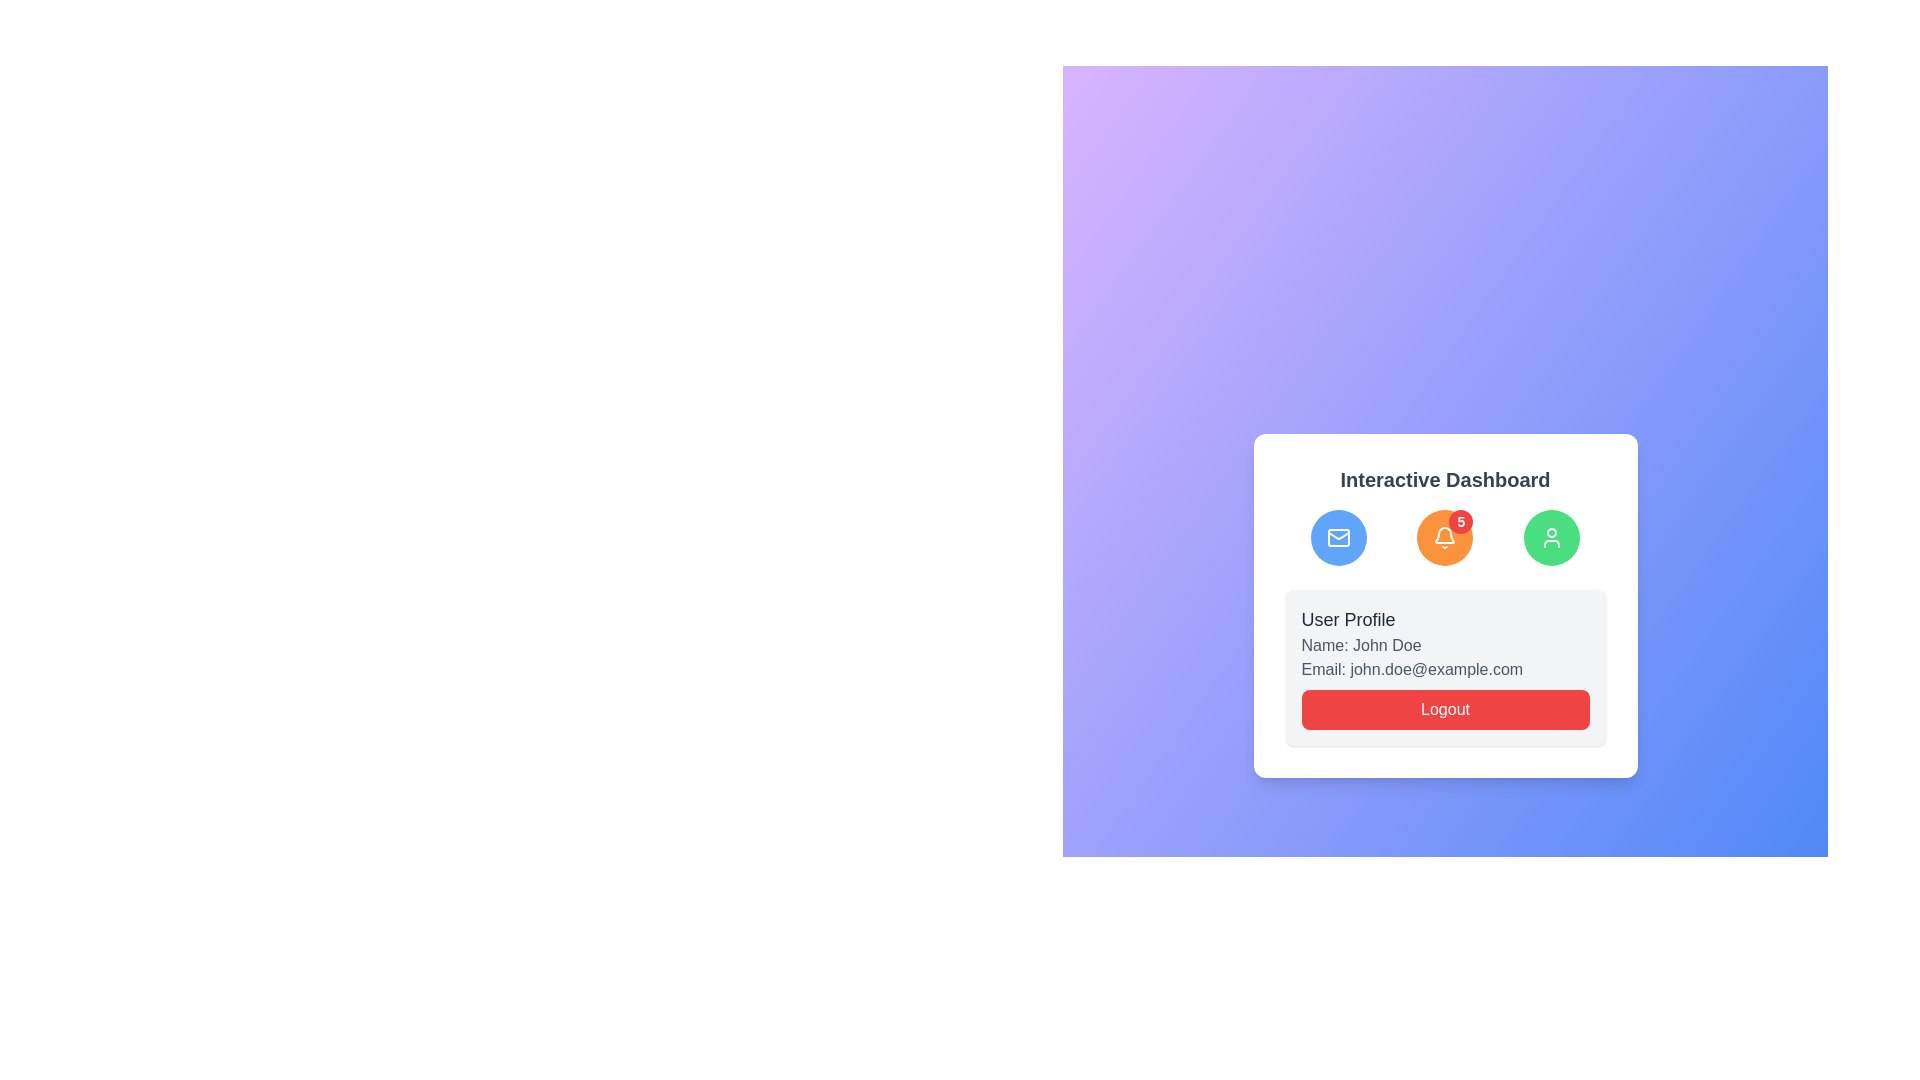  I want to click on the notification button located in the middle of three circular icons at the top section of the dashboard, so click(1445, 536).